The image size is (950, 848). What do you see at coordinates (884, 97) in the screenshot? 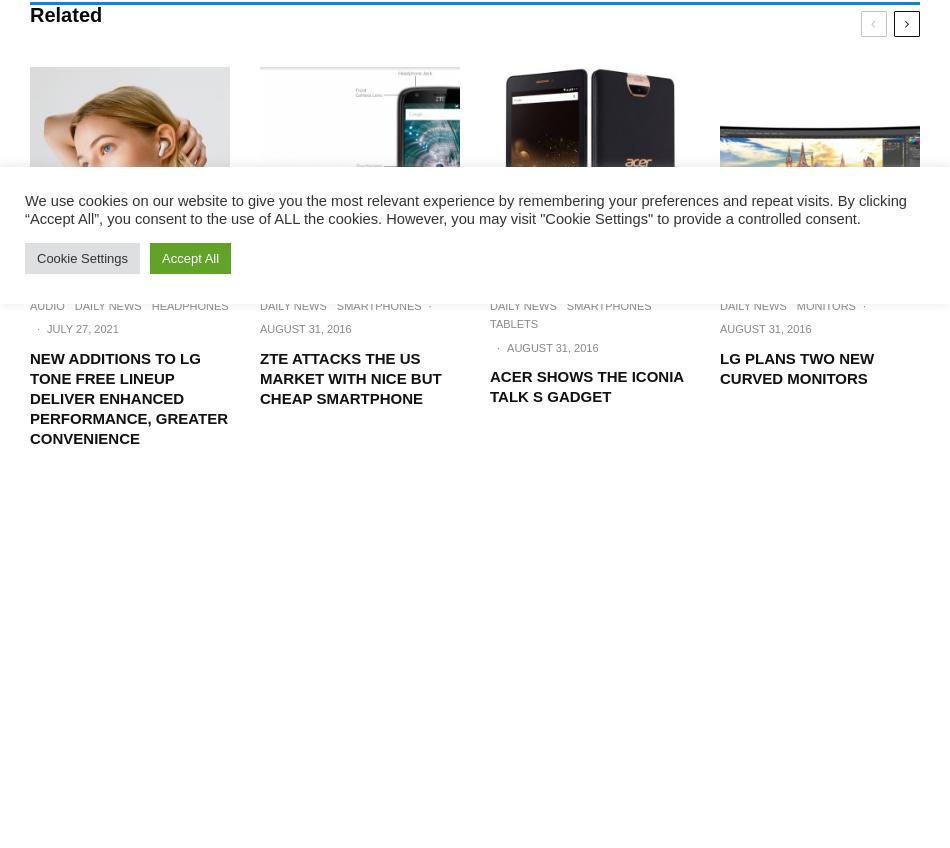
I see `'OLED'` at bounding box center [884, 97].